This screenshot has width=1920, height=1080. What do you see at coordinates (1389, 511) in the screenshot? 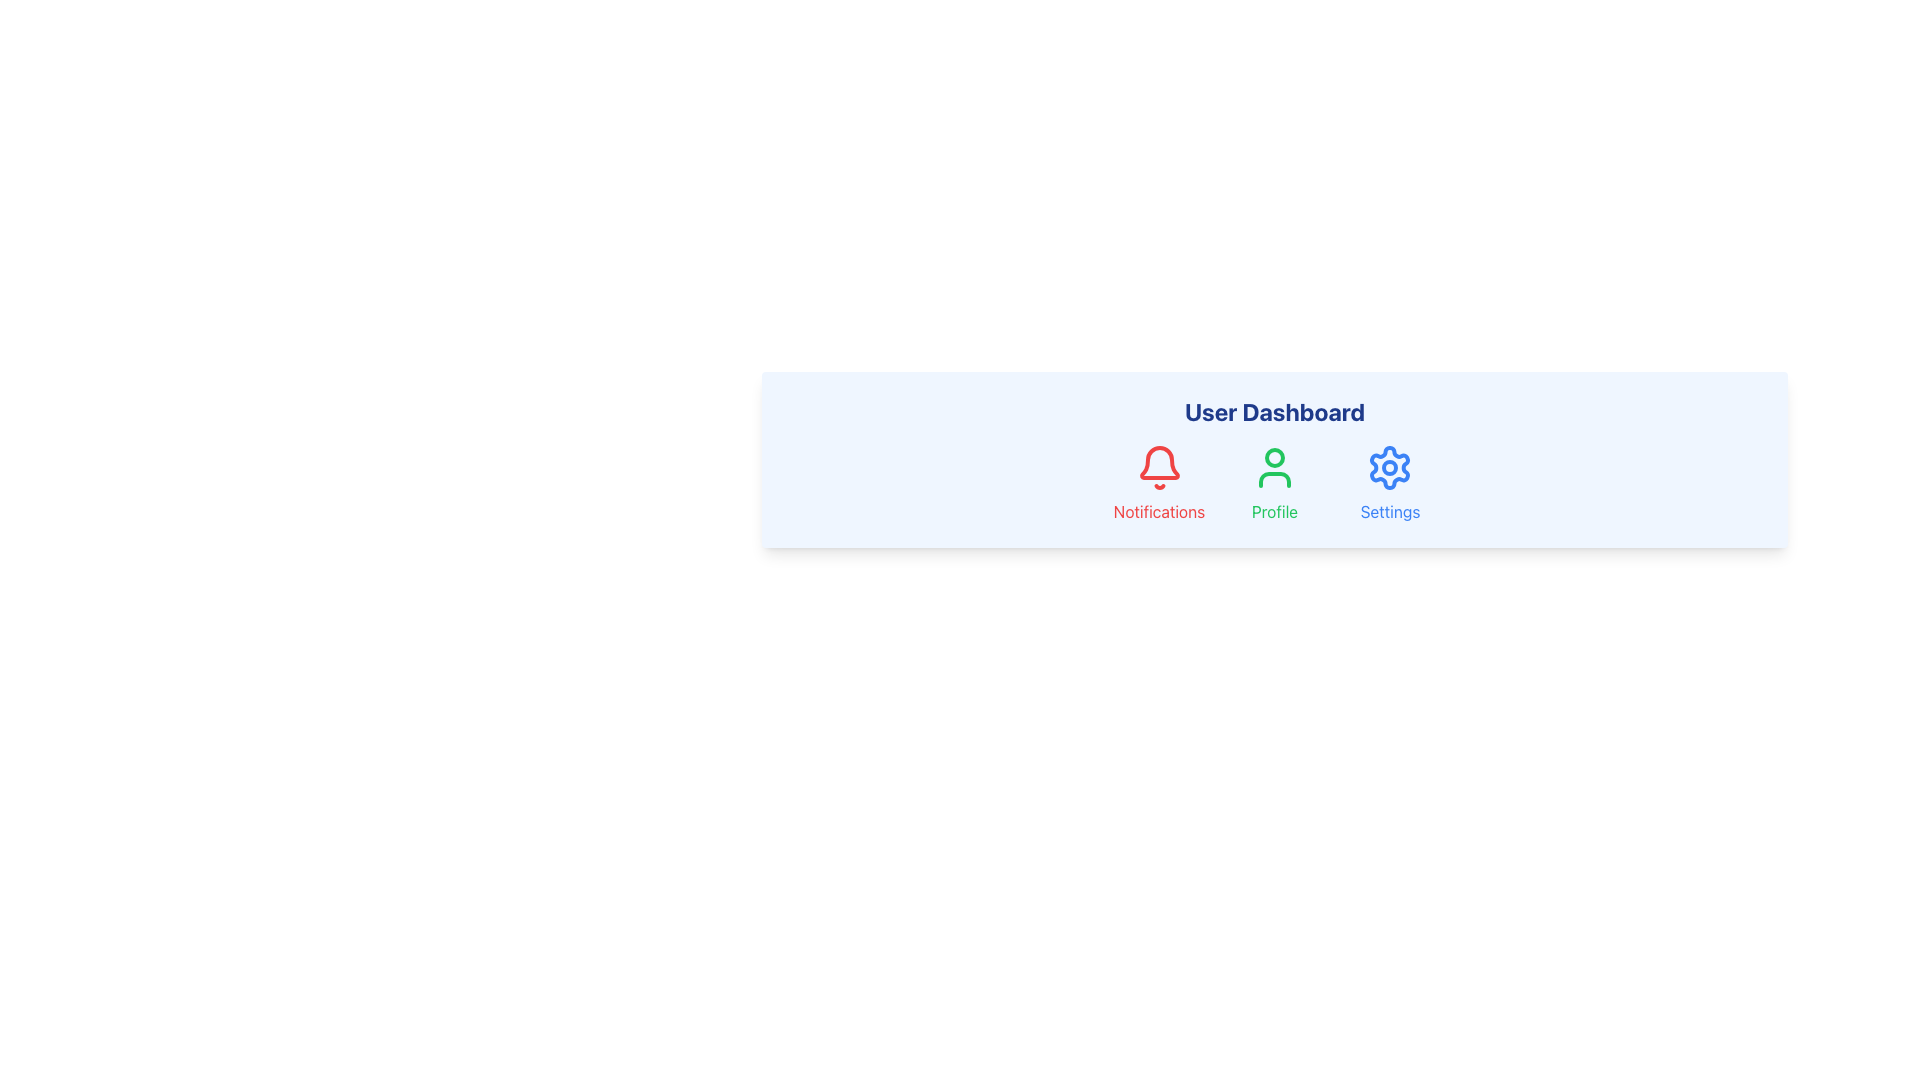
I see `the text element displaying 'Settings' in blue` at bounding box center [1389, 511].